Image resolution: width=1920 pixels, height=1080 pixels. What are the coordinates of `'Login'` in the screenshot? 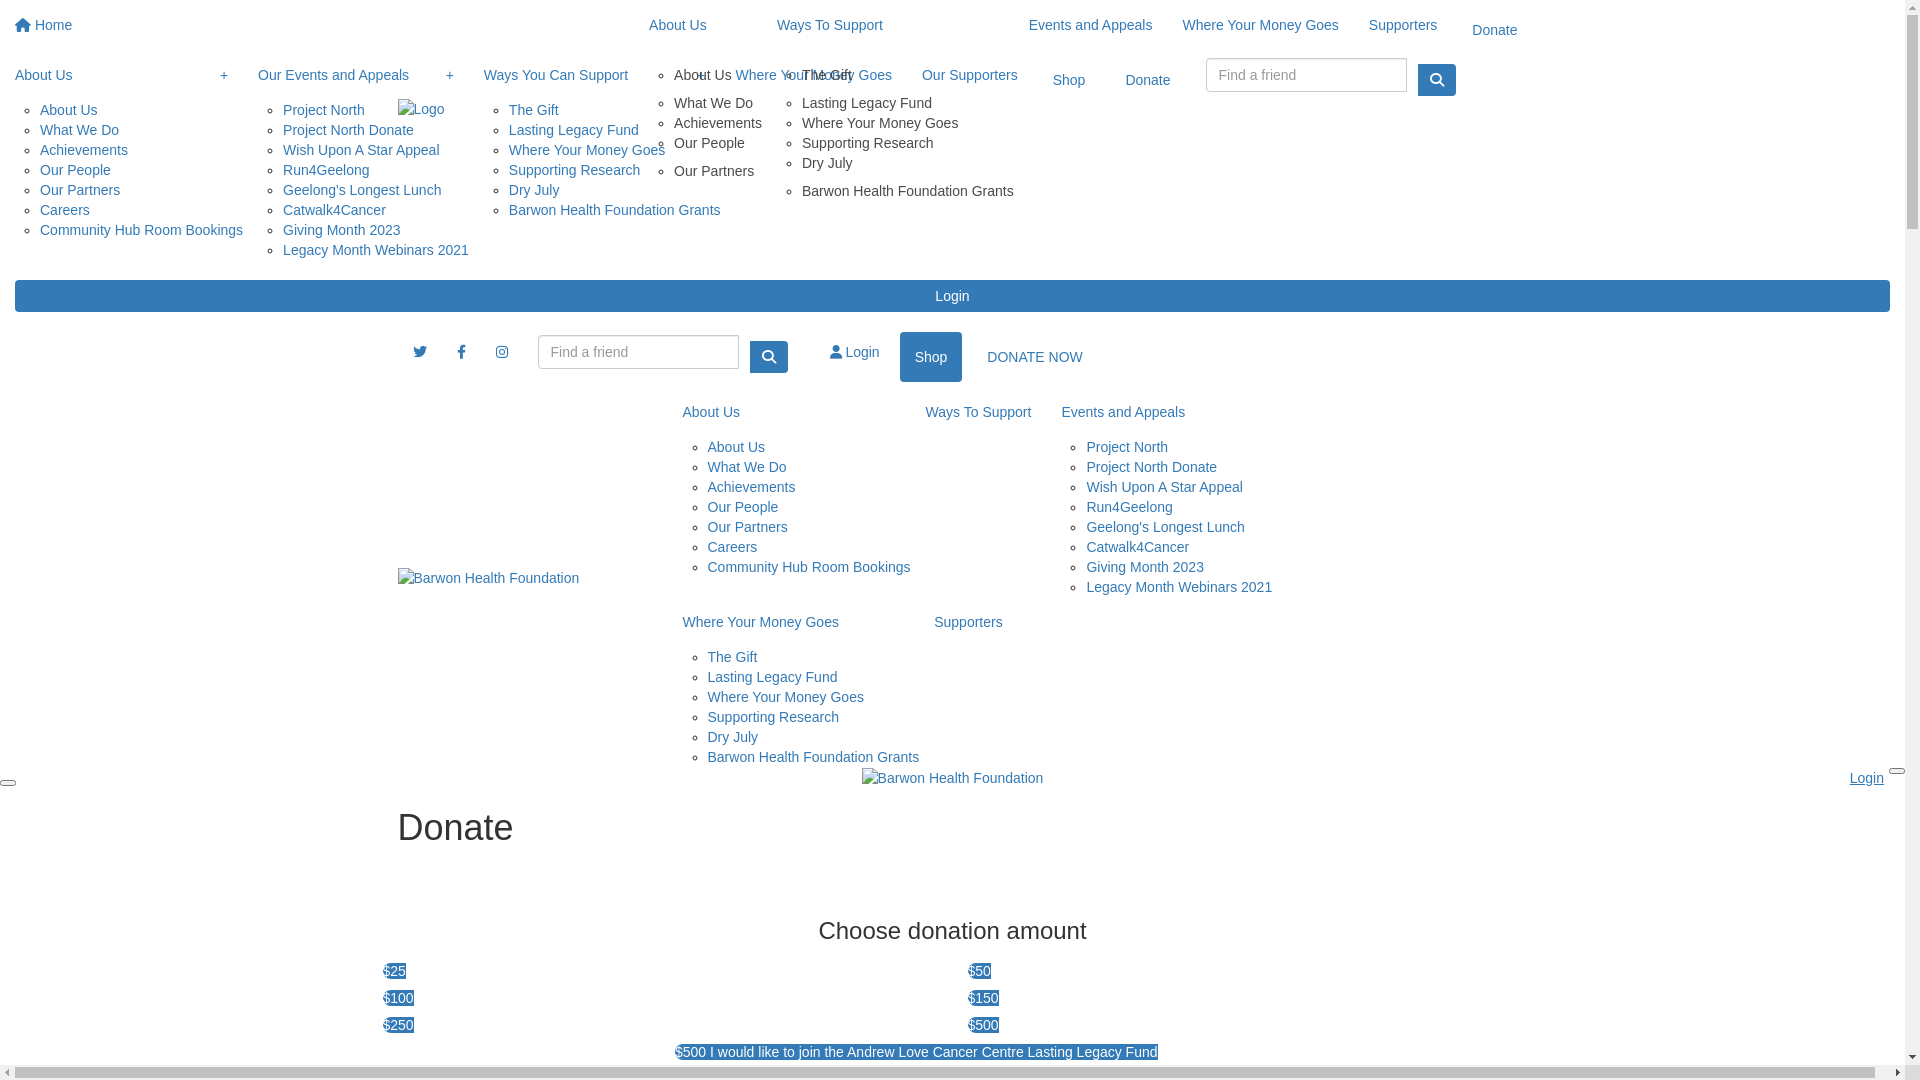 It's located at (854, 350).